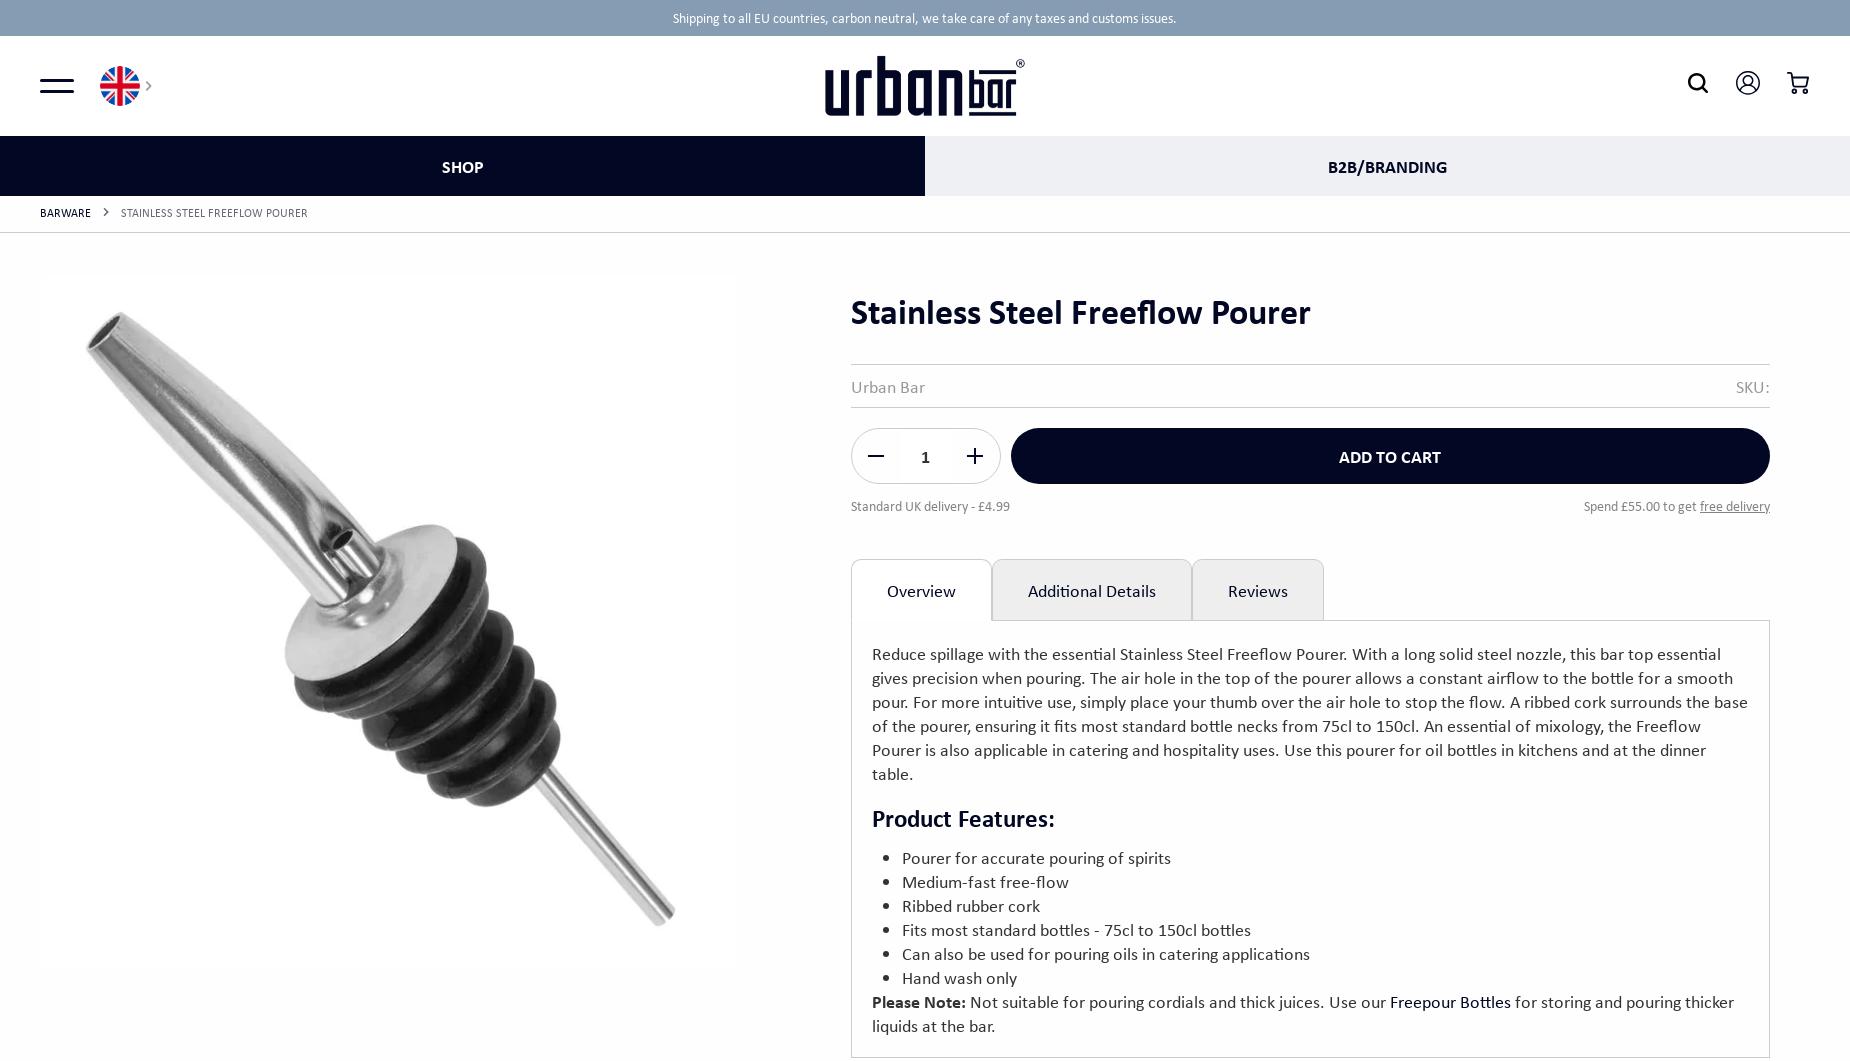 The width and height of the screenshot is (1850, 1061). What do you see at coordinates (887, 385) in the screenshot?
I see `'Urban Bar'` at bounding box center [887, 385].